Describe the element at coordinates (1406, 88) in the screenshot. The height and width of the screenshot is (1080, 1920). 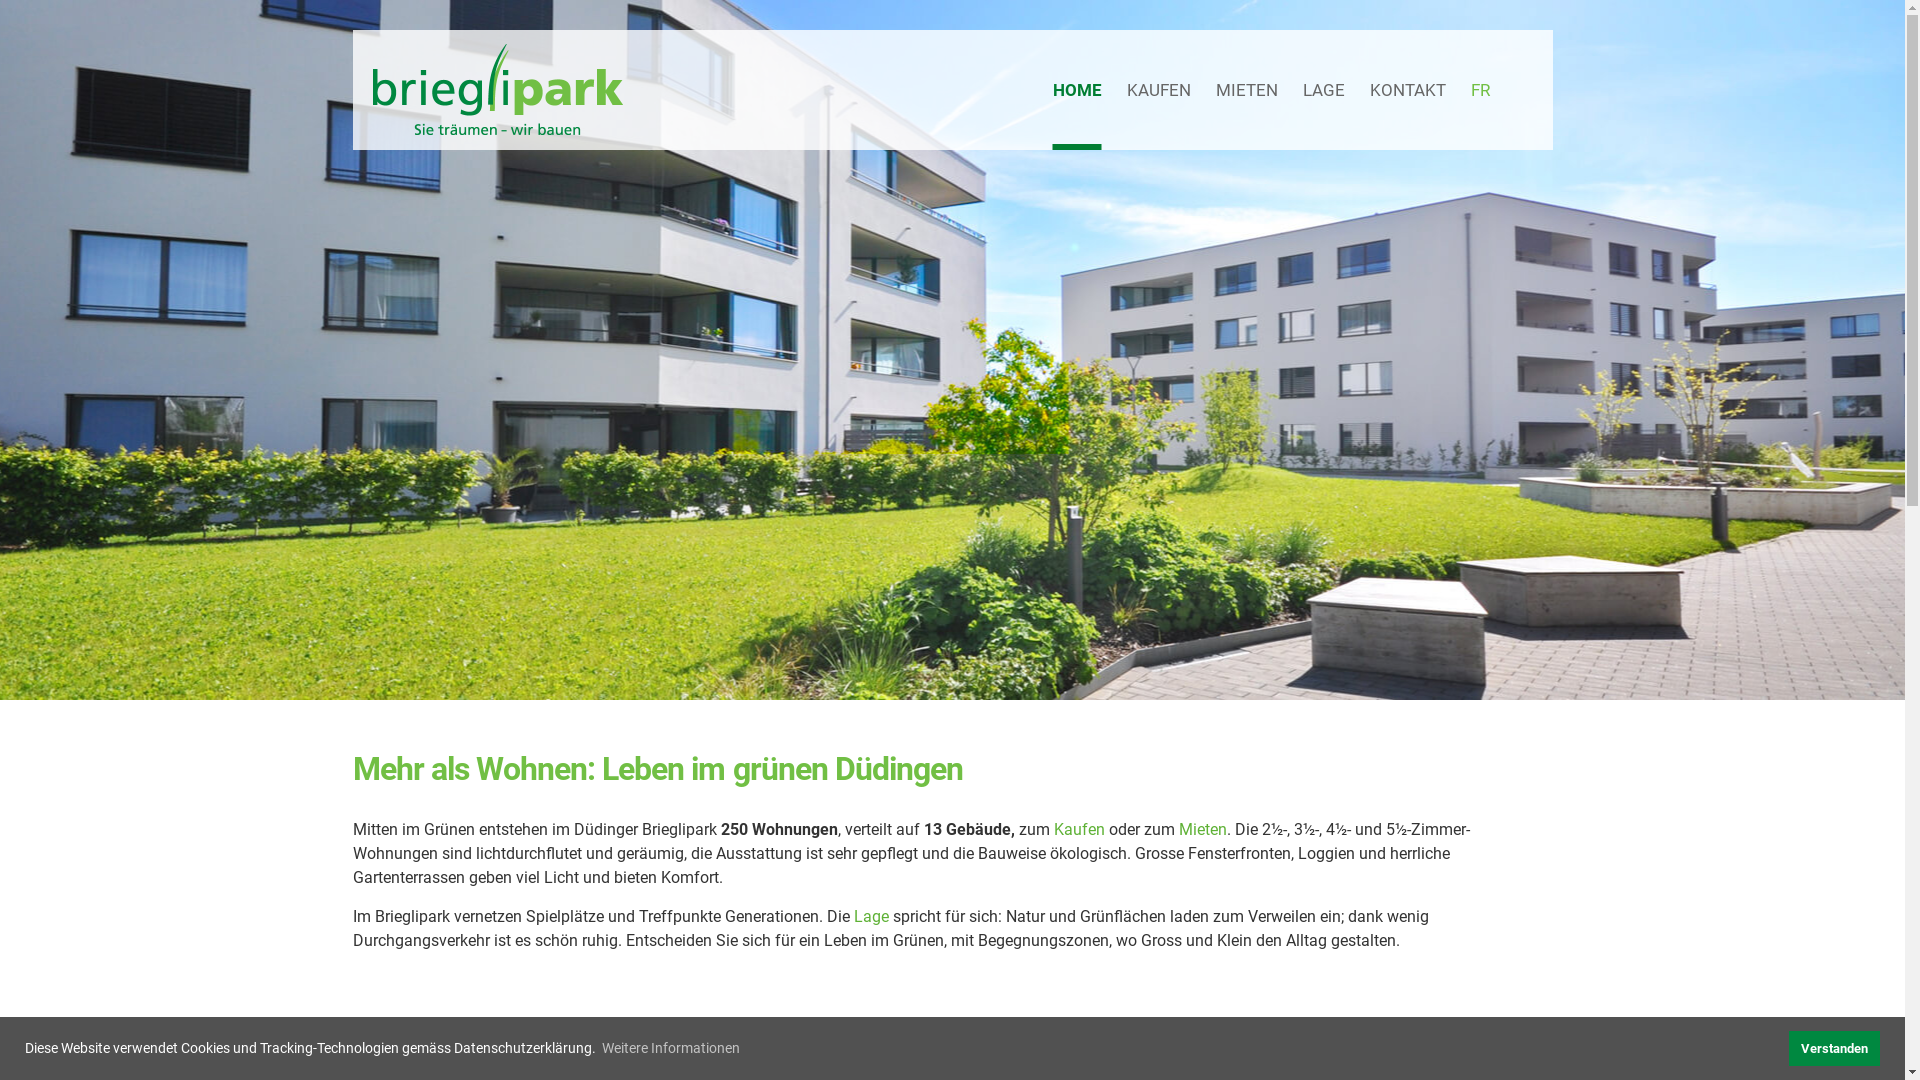
I see `'KONTAKT'` at that location.